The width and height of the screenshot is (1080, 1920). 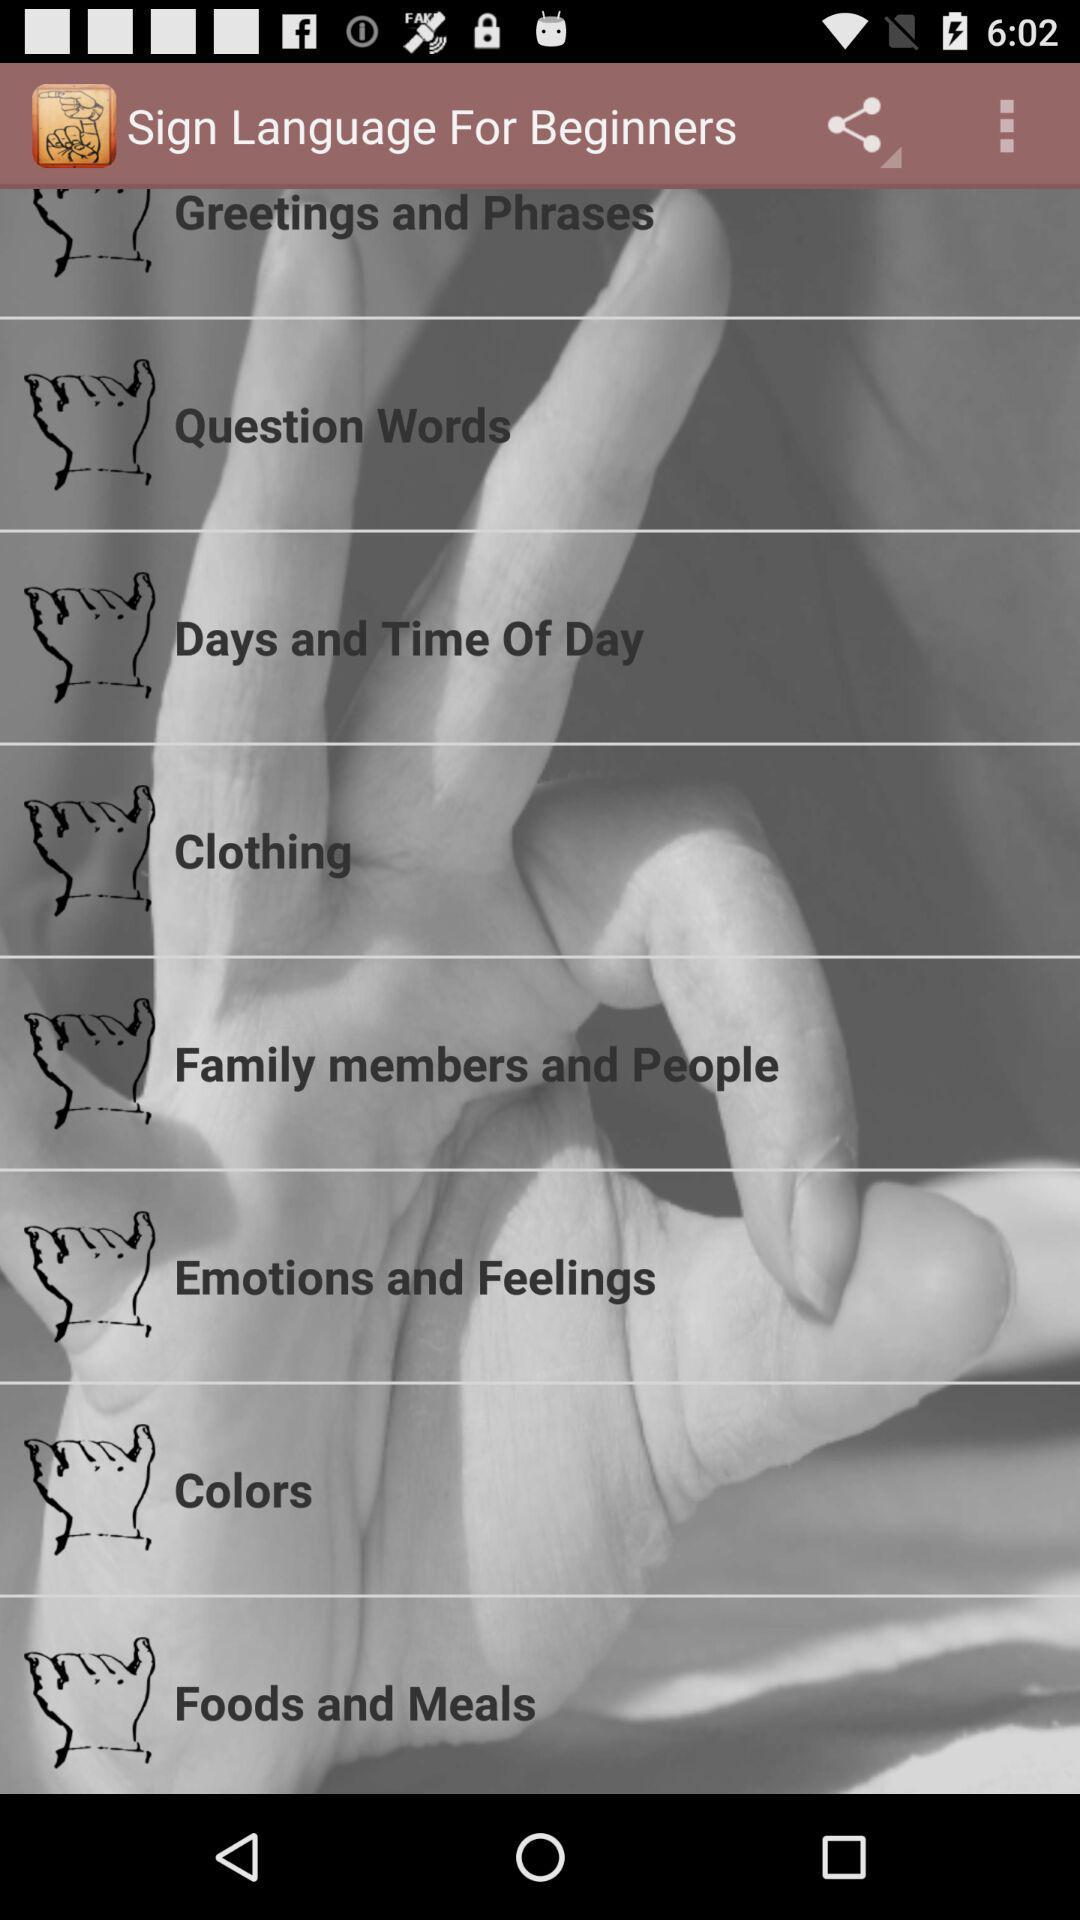 What do you see at coordinates (613, 850) in the screenshot?
I see `icon below days and time item` at bounding box center [613, 850].